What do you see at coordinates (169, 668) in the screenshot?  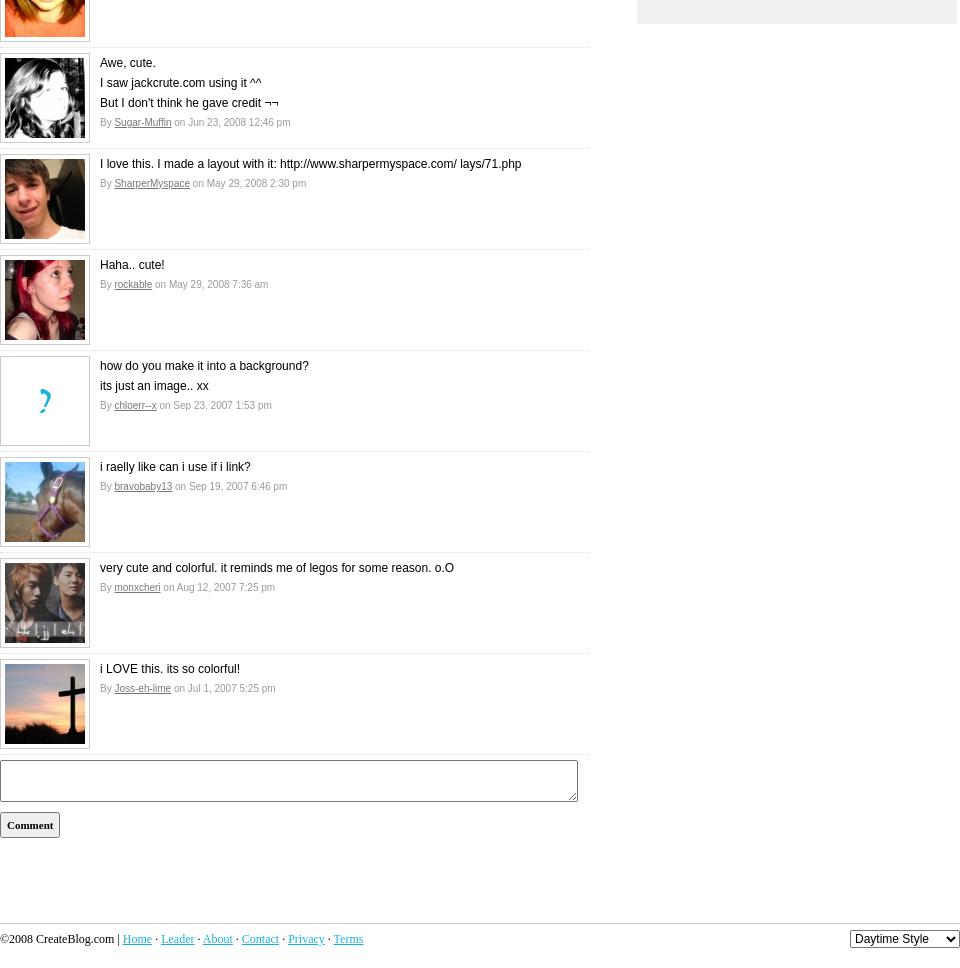 I see `'i LOVE this. its so colorful!'` at bounding box center [169, 668].